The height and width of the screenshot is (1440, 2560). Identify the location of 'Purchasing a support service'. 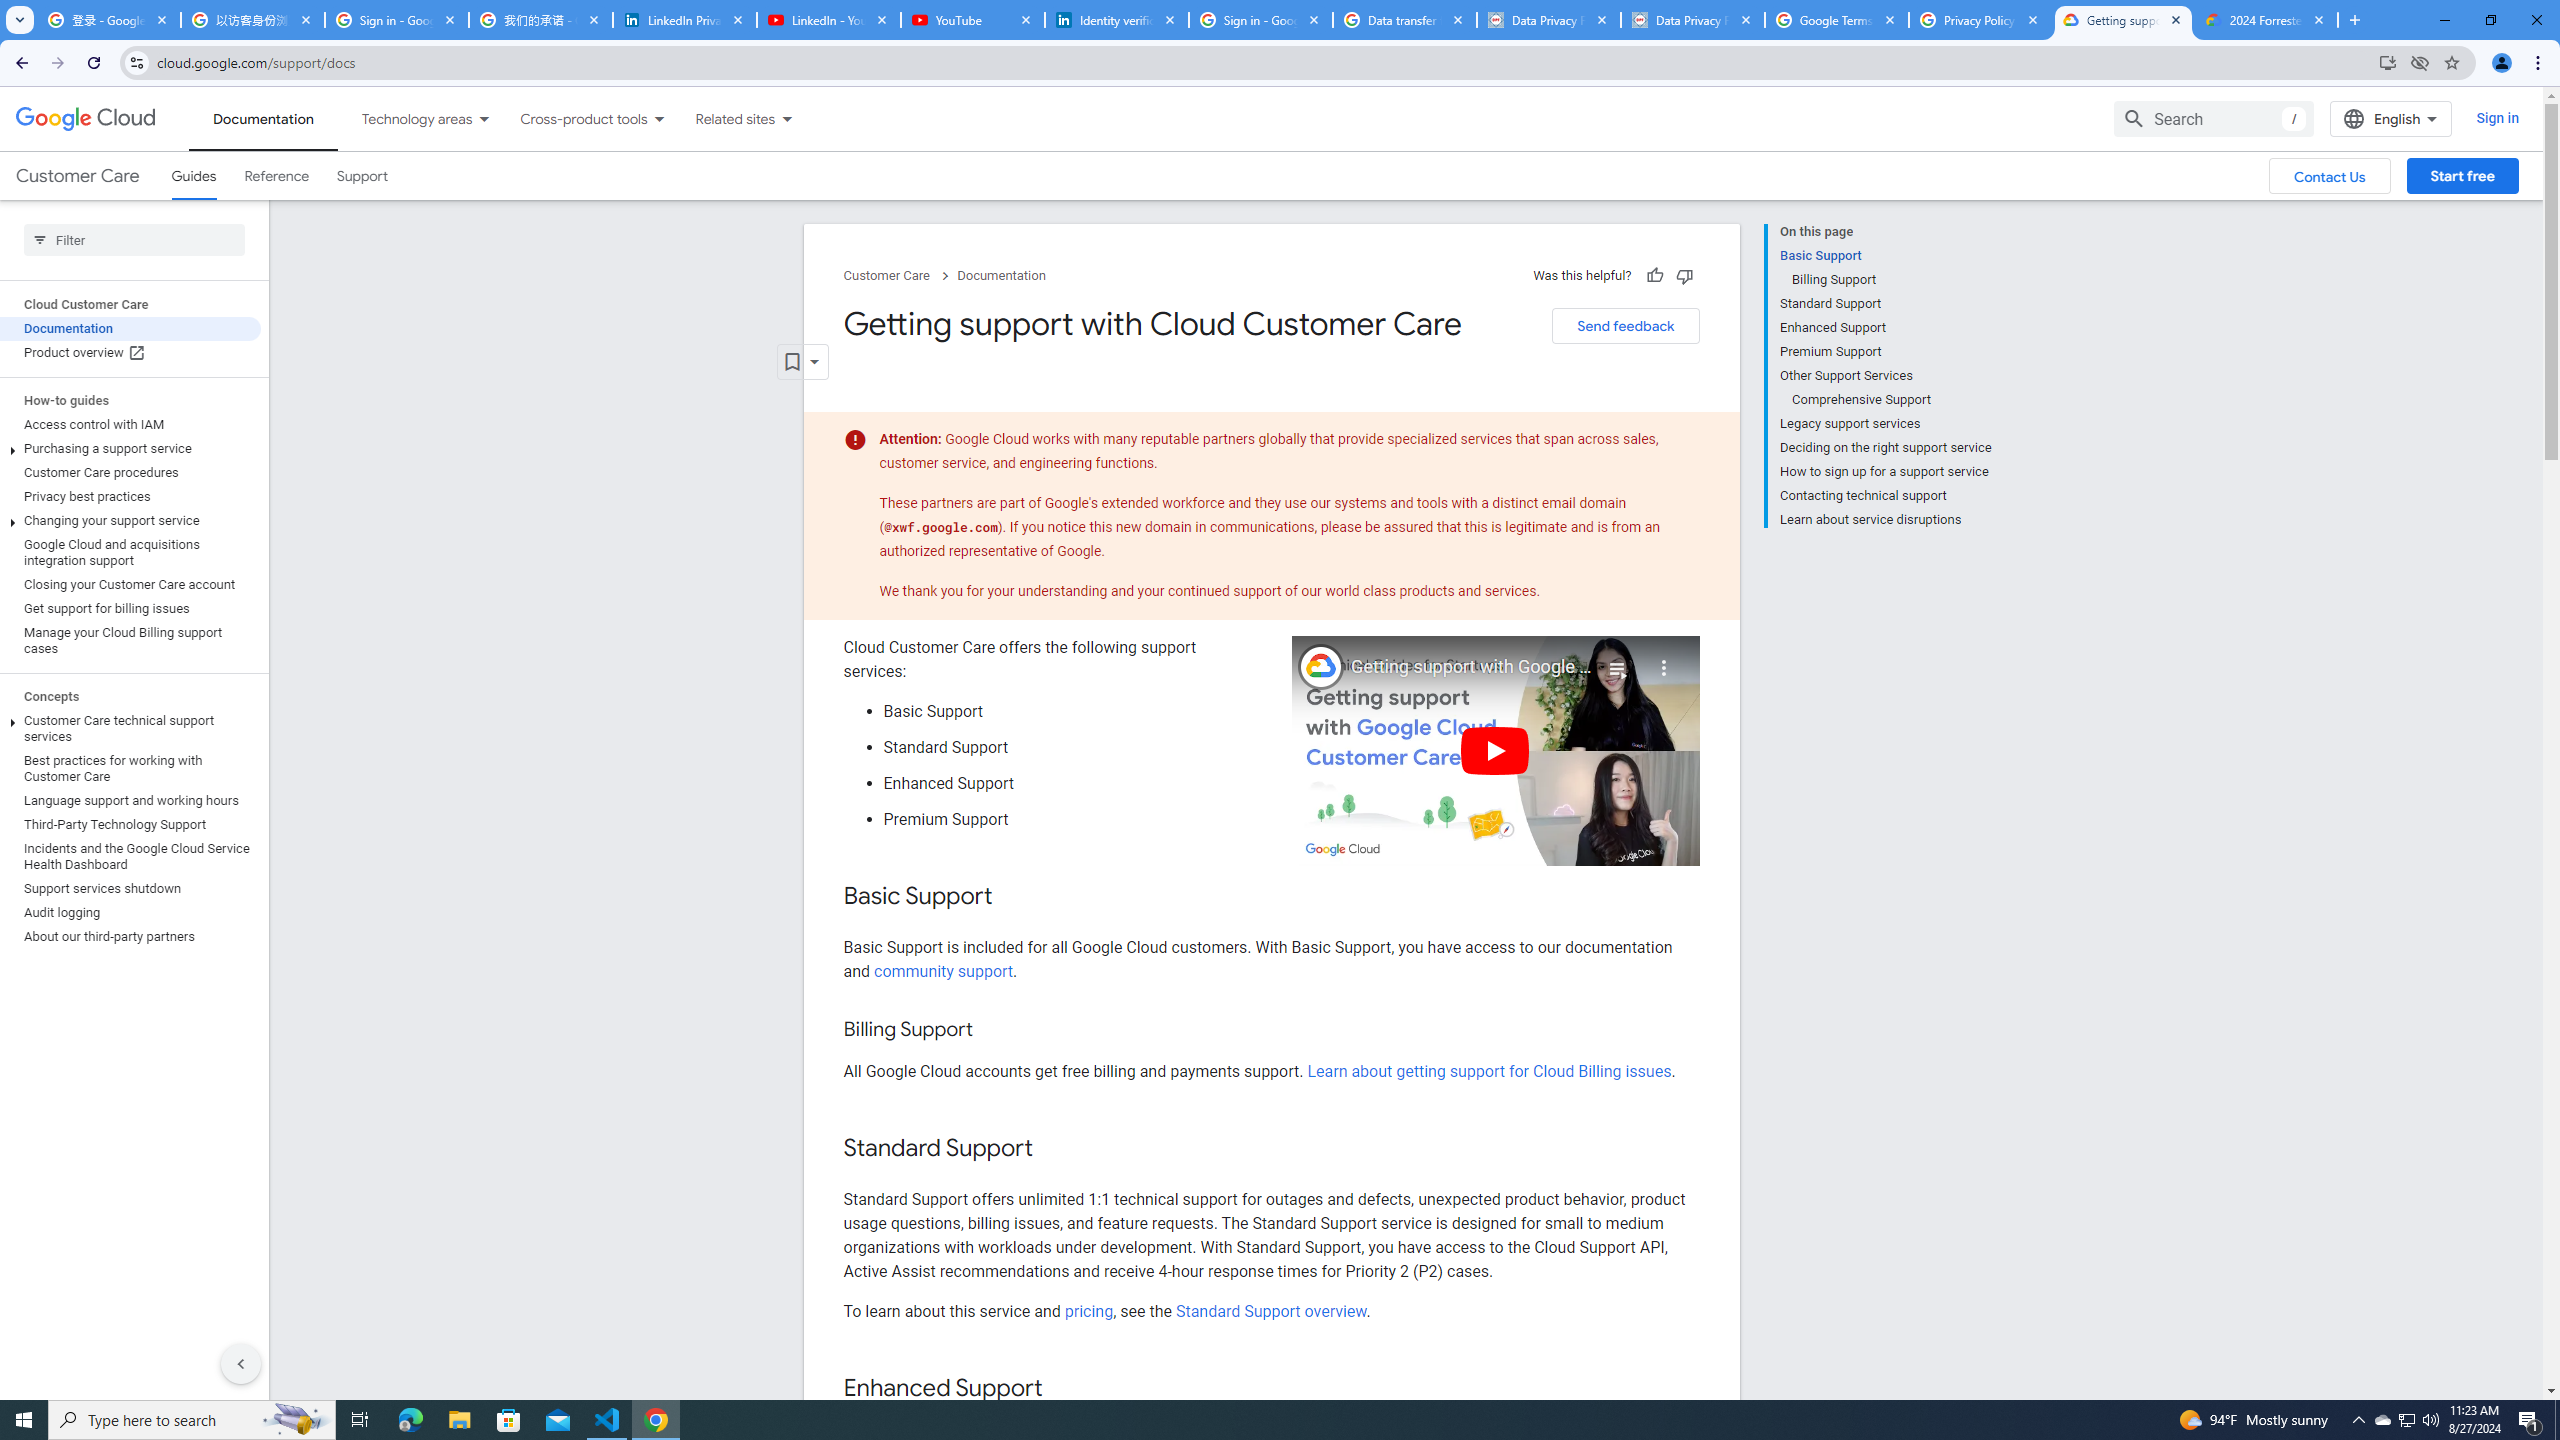
(130, 448).